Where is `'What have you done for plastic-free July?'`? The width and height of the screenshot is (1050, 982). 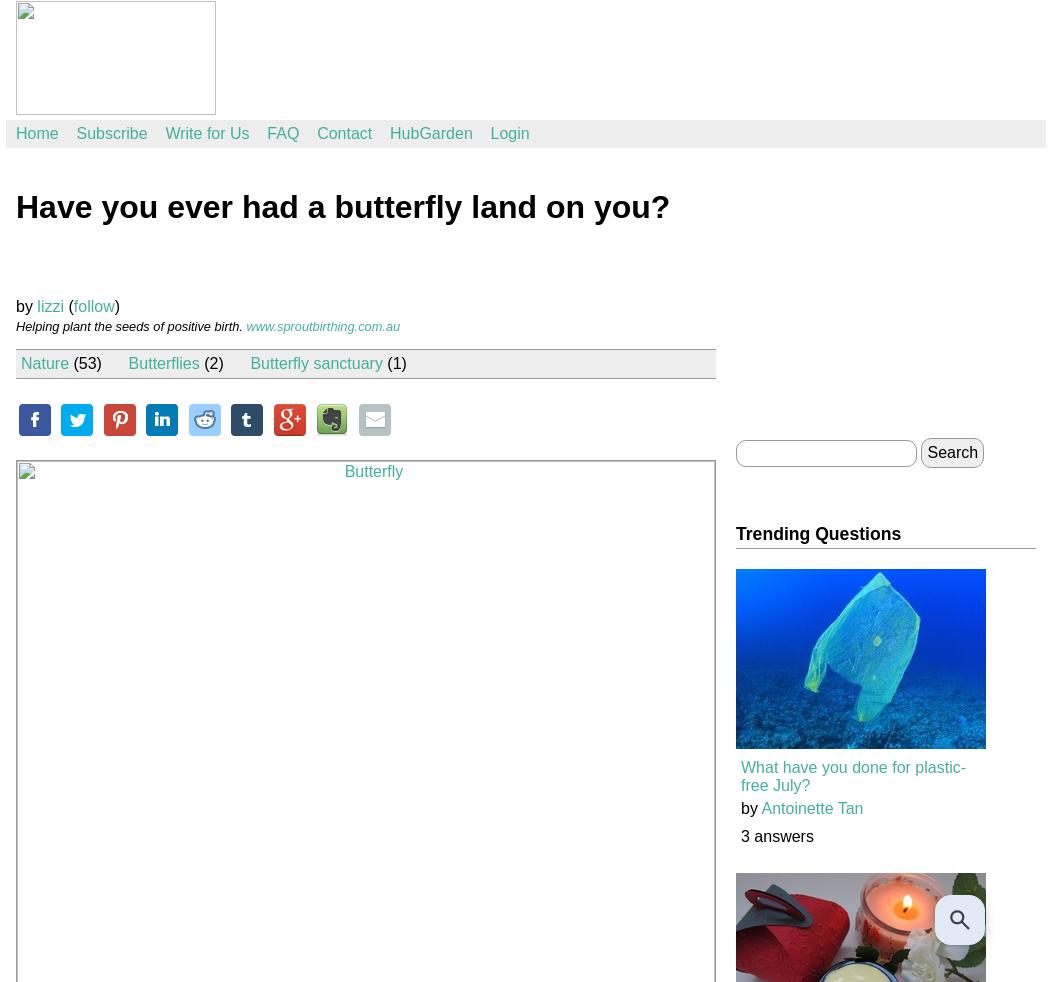 'What have you done for plastic-free July?' is located at coordinates (853, 776).